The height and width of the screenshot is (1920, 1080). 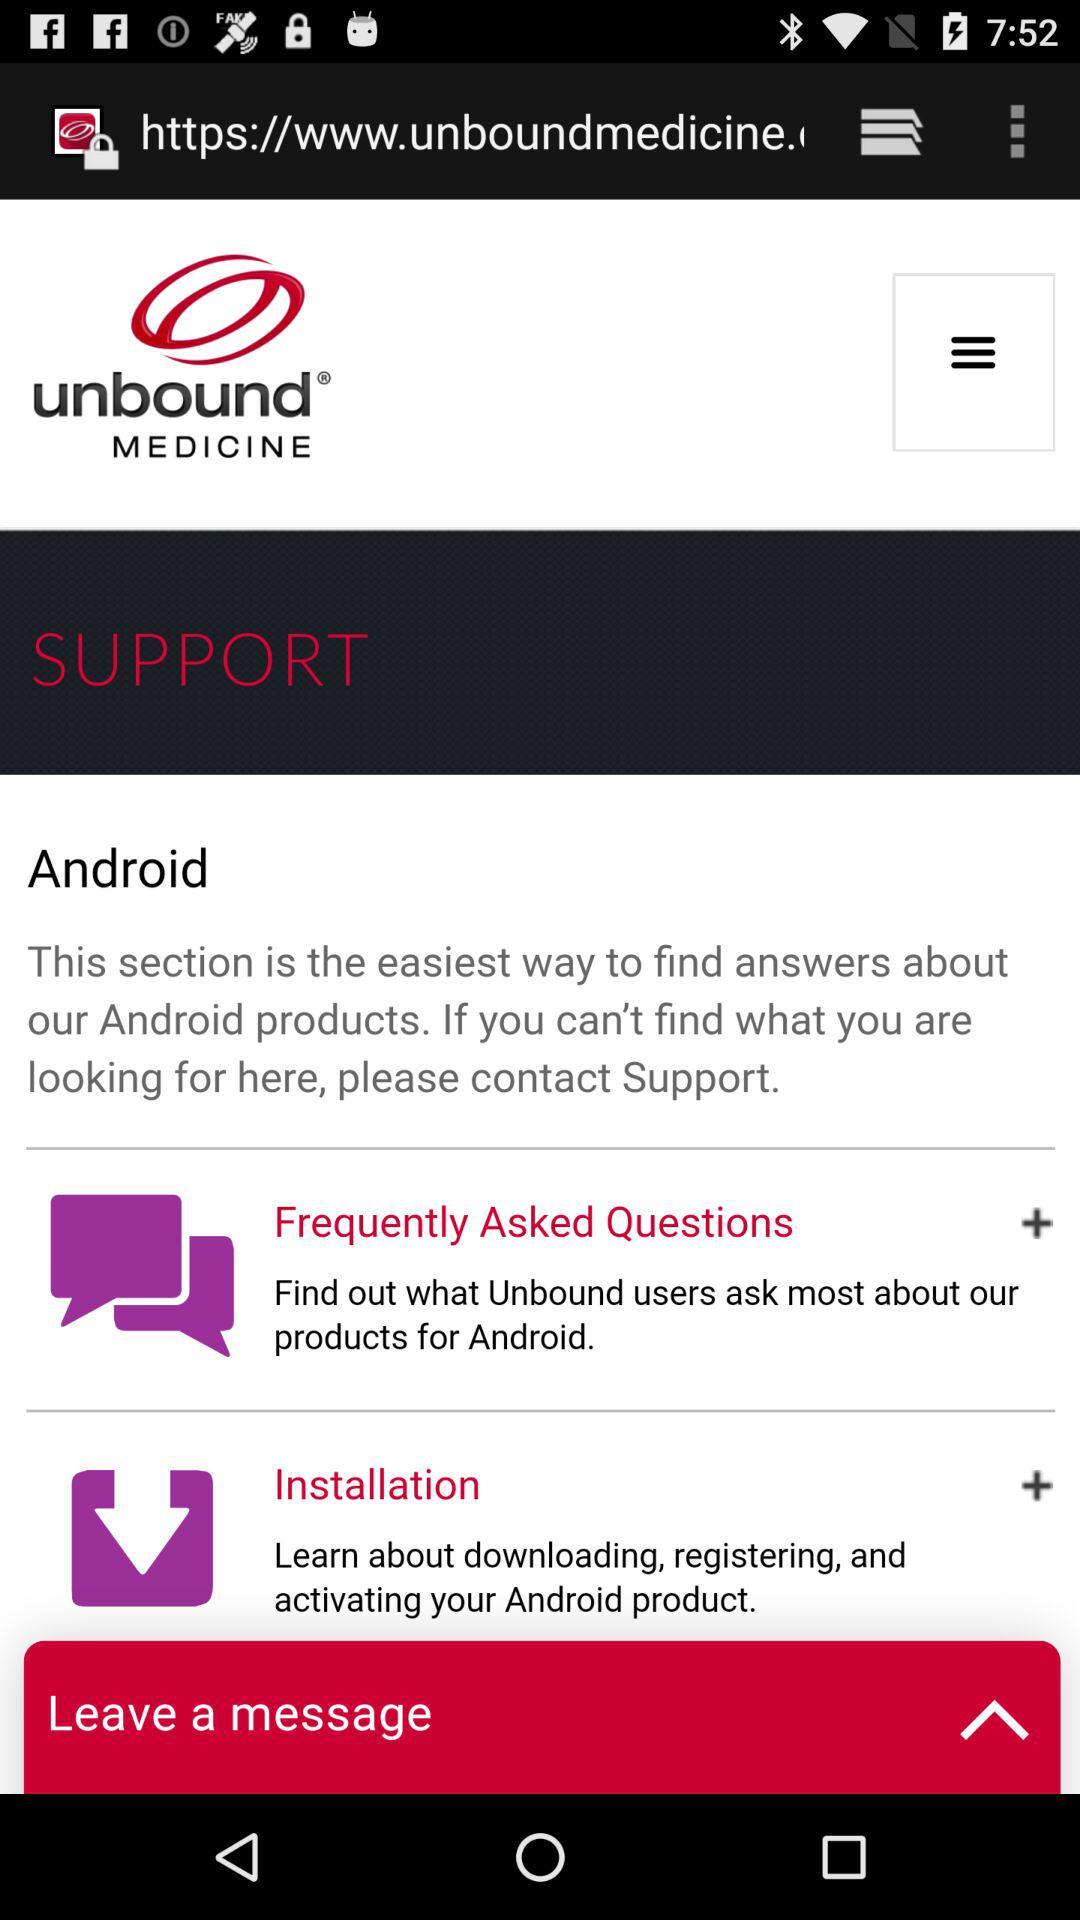 What do you see at coordinates (890, 130) in the screenshot?
I see `icon next to https www unboundmedicine` at bounding box center [890, 130].